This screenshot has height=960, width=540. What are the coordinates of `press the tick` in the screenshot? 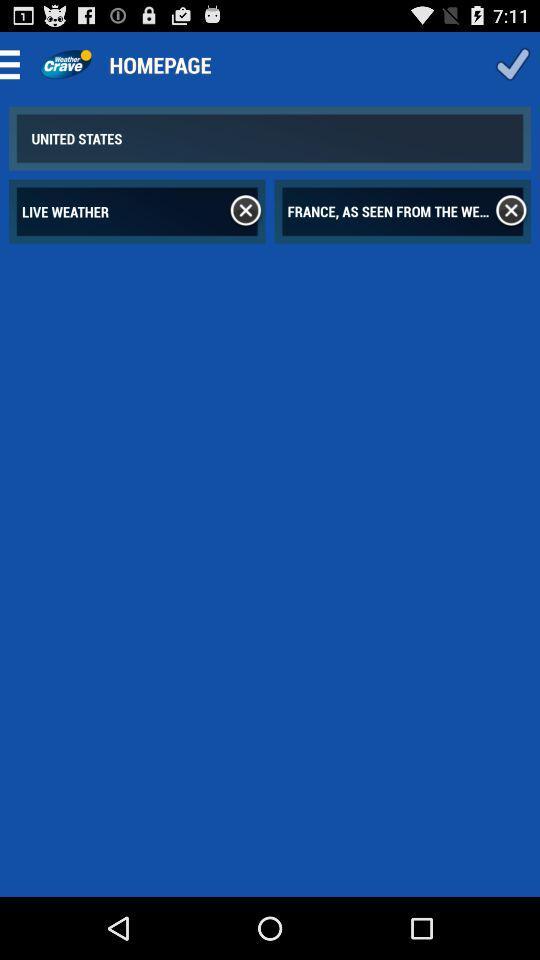 It's located at (512, 64).